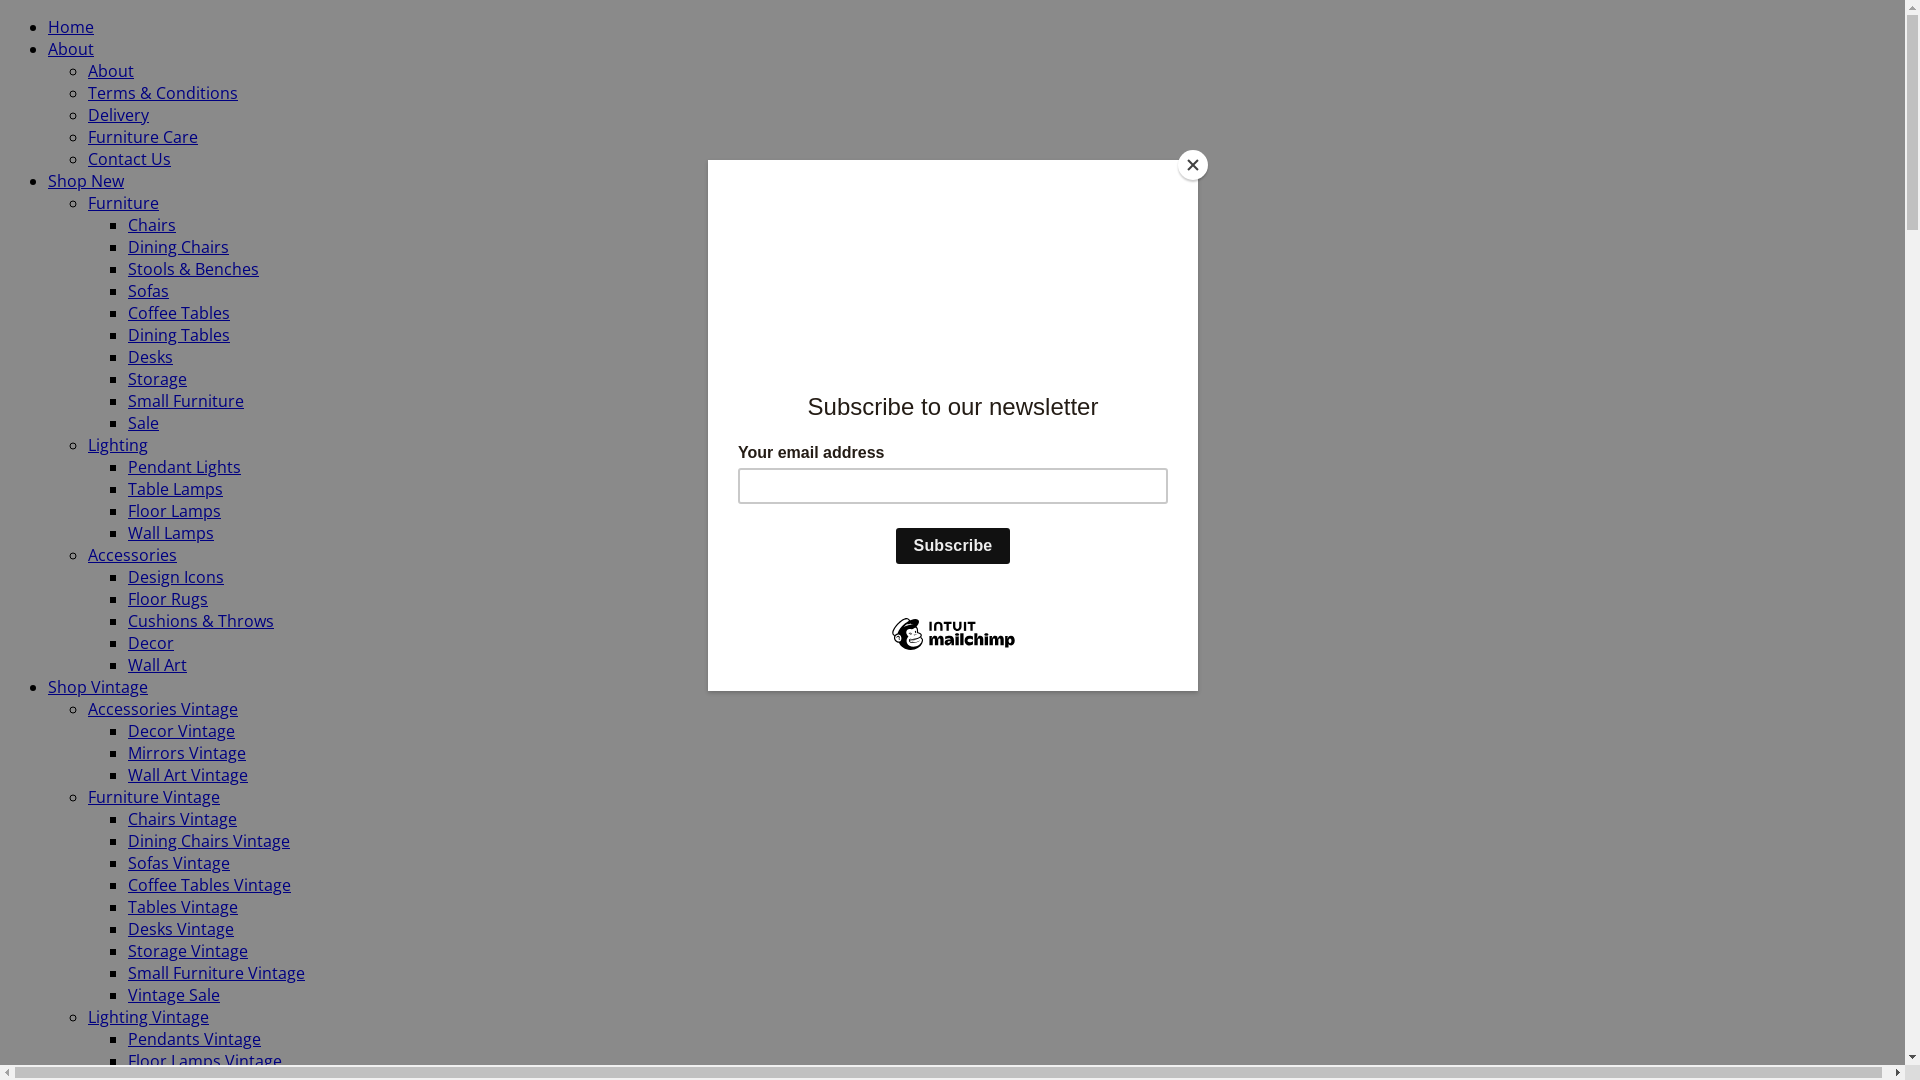 This screenshot has height=1080, width=1920. Describe the element at coordinates (127, 577) in the screenshot. I see `'Design Icons'` at that location.